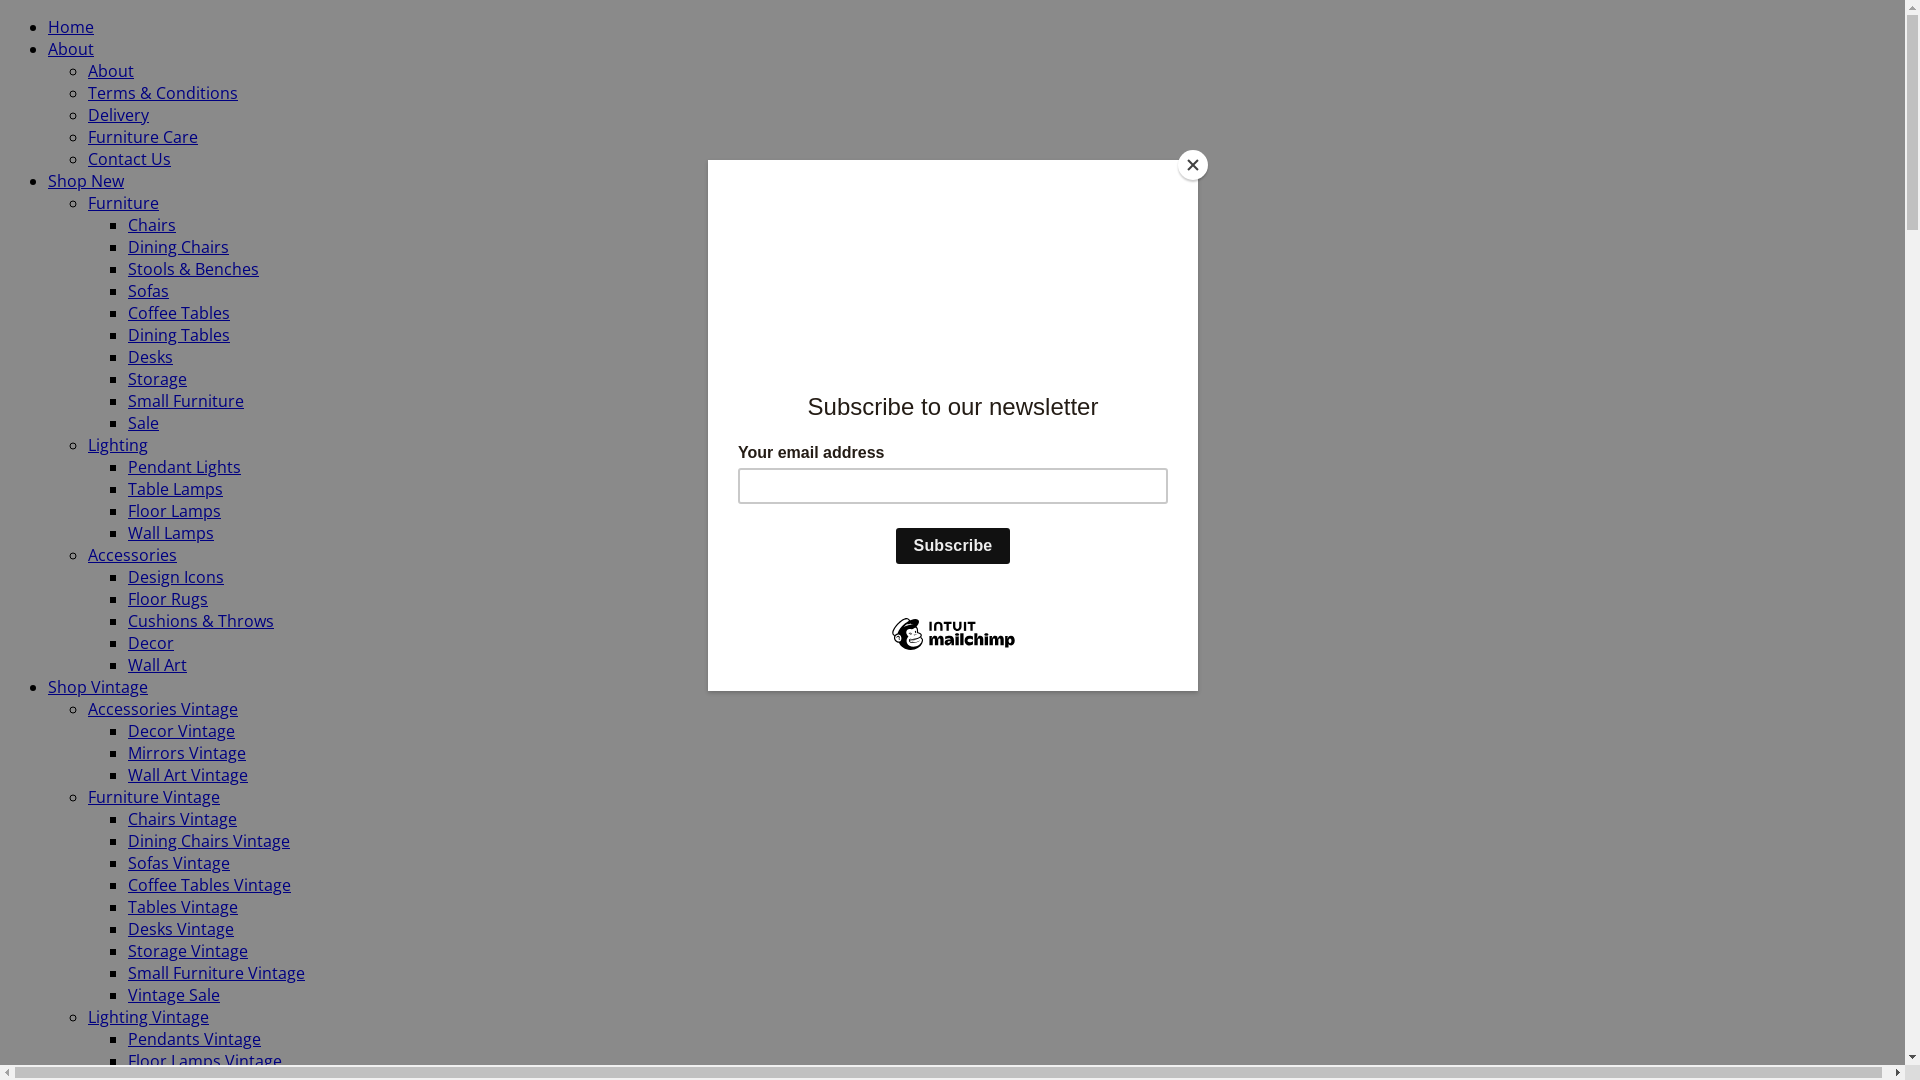 This screenshot has height=1080, width=1920. Describe the element at coordinates (127, 577) in the screenshot. I see `'Design Icons'` at that location.